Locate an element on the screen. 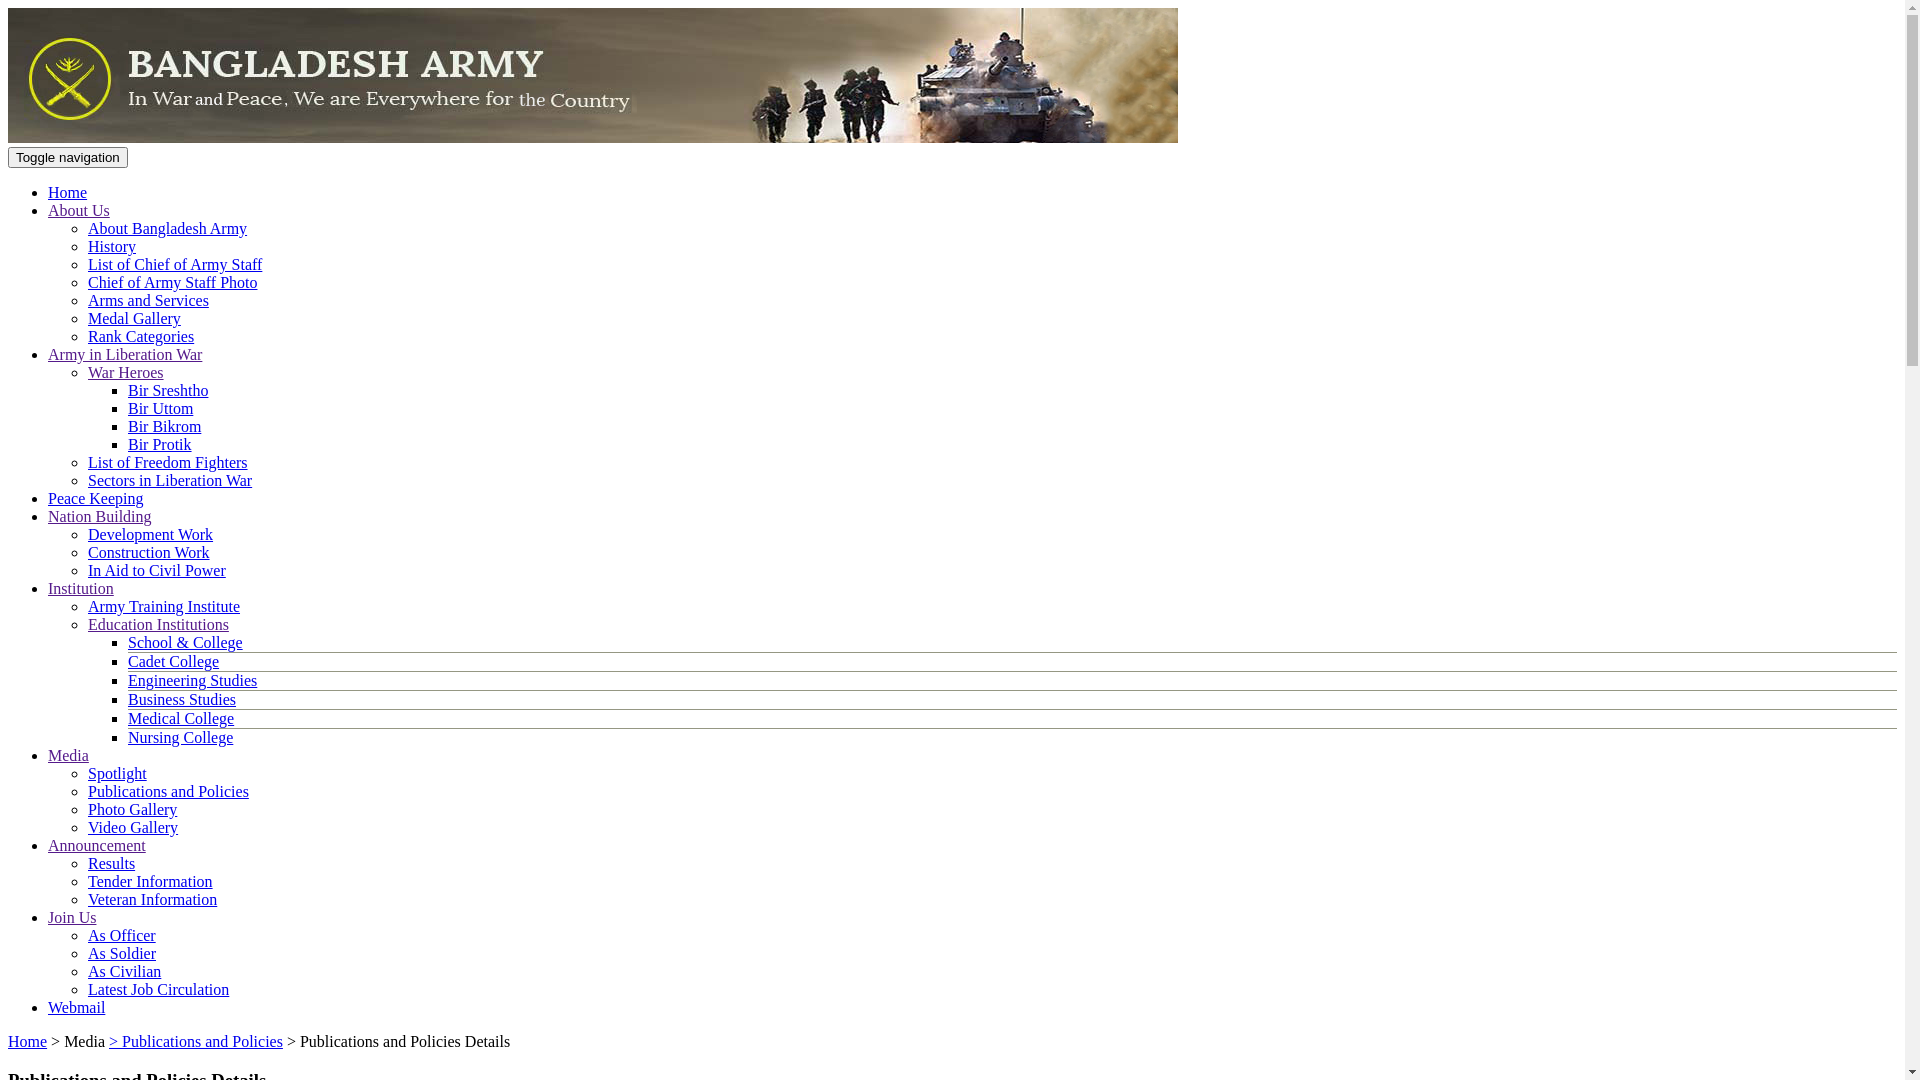 Image resolution: width=1920 pixels, height=1080 pixels. 'Arms and Services' is located at coordinates (147, 300).